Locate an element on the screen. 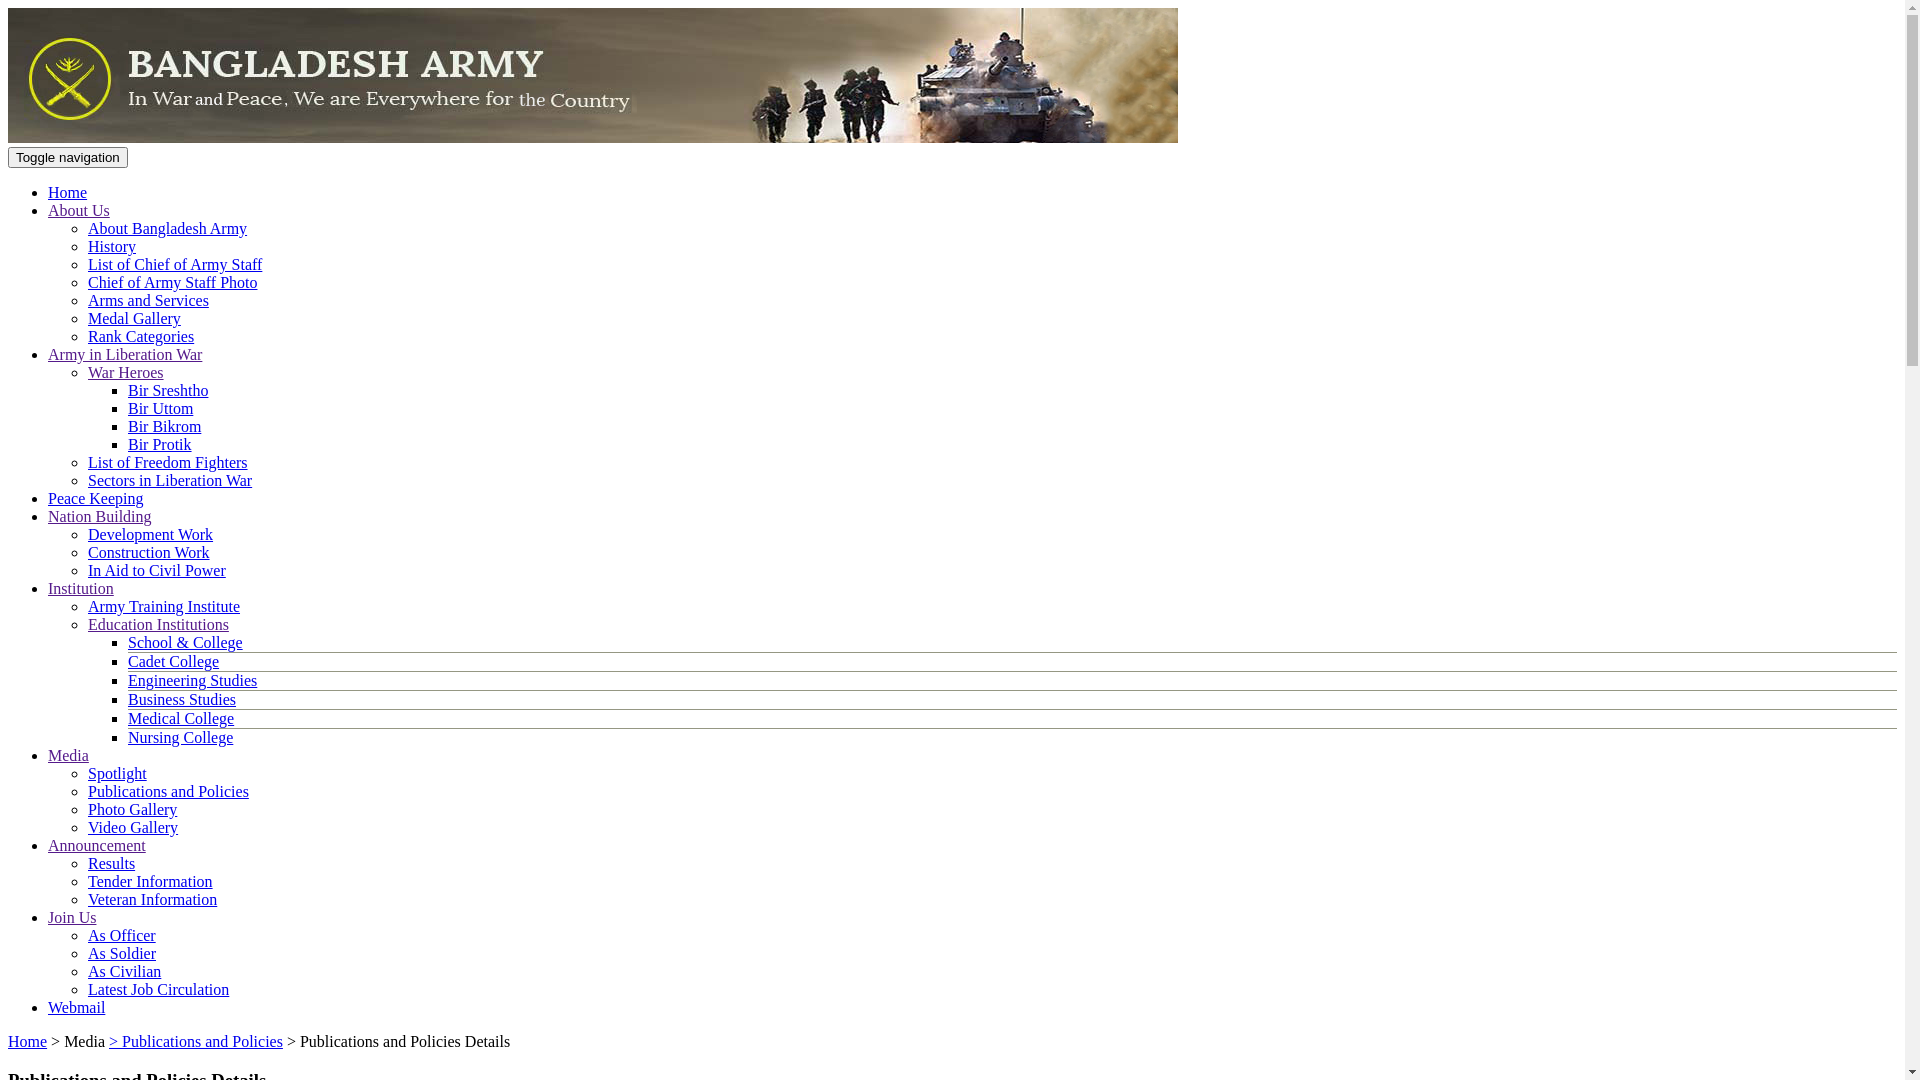 Image resolution: width=1920 pixels, height=1080 pixels. 'Arms and Services' is located at coordinates (147, 300).